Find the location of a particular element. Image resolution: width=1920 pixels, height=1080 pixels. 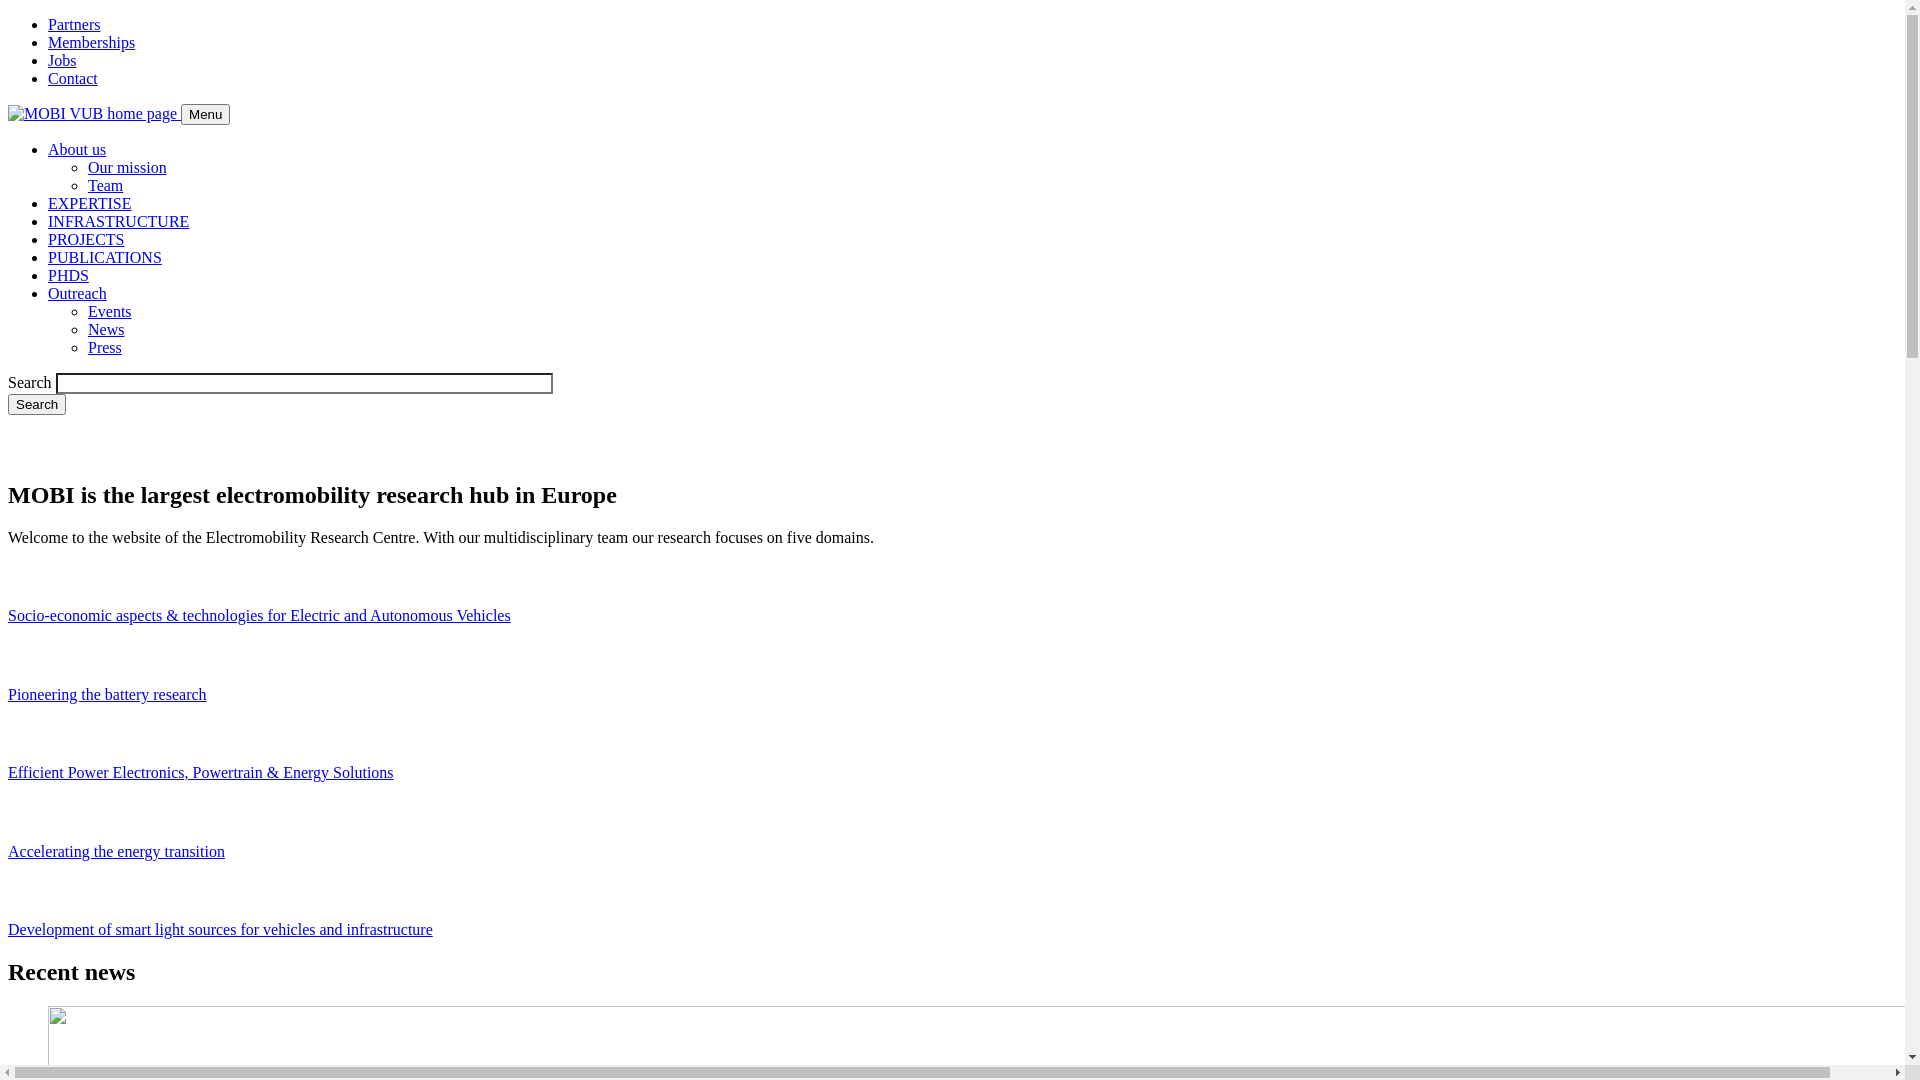

'Search' is located at coordinates (37, 404).